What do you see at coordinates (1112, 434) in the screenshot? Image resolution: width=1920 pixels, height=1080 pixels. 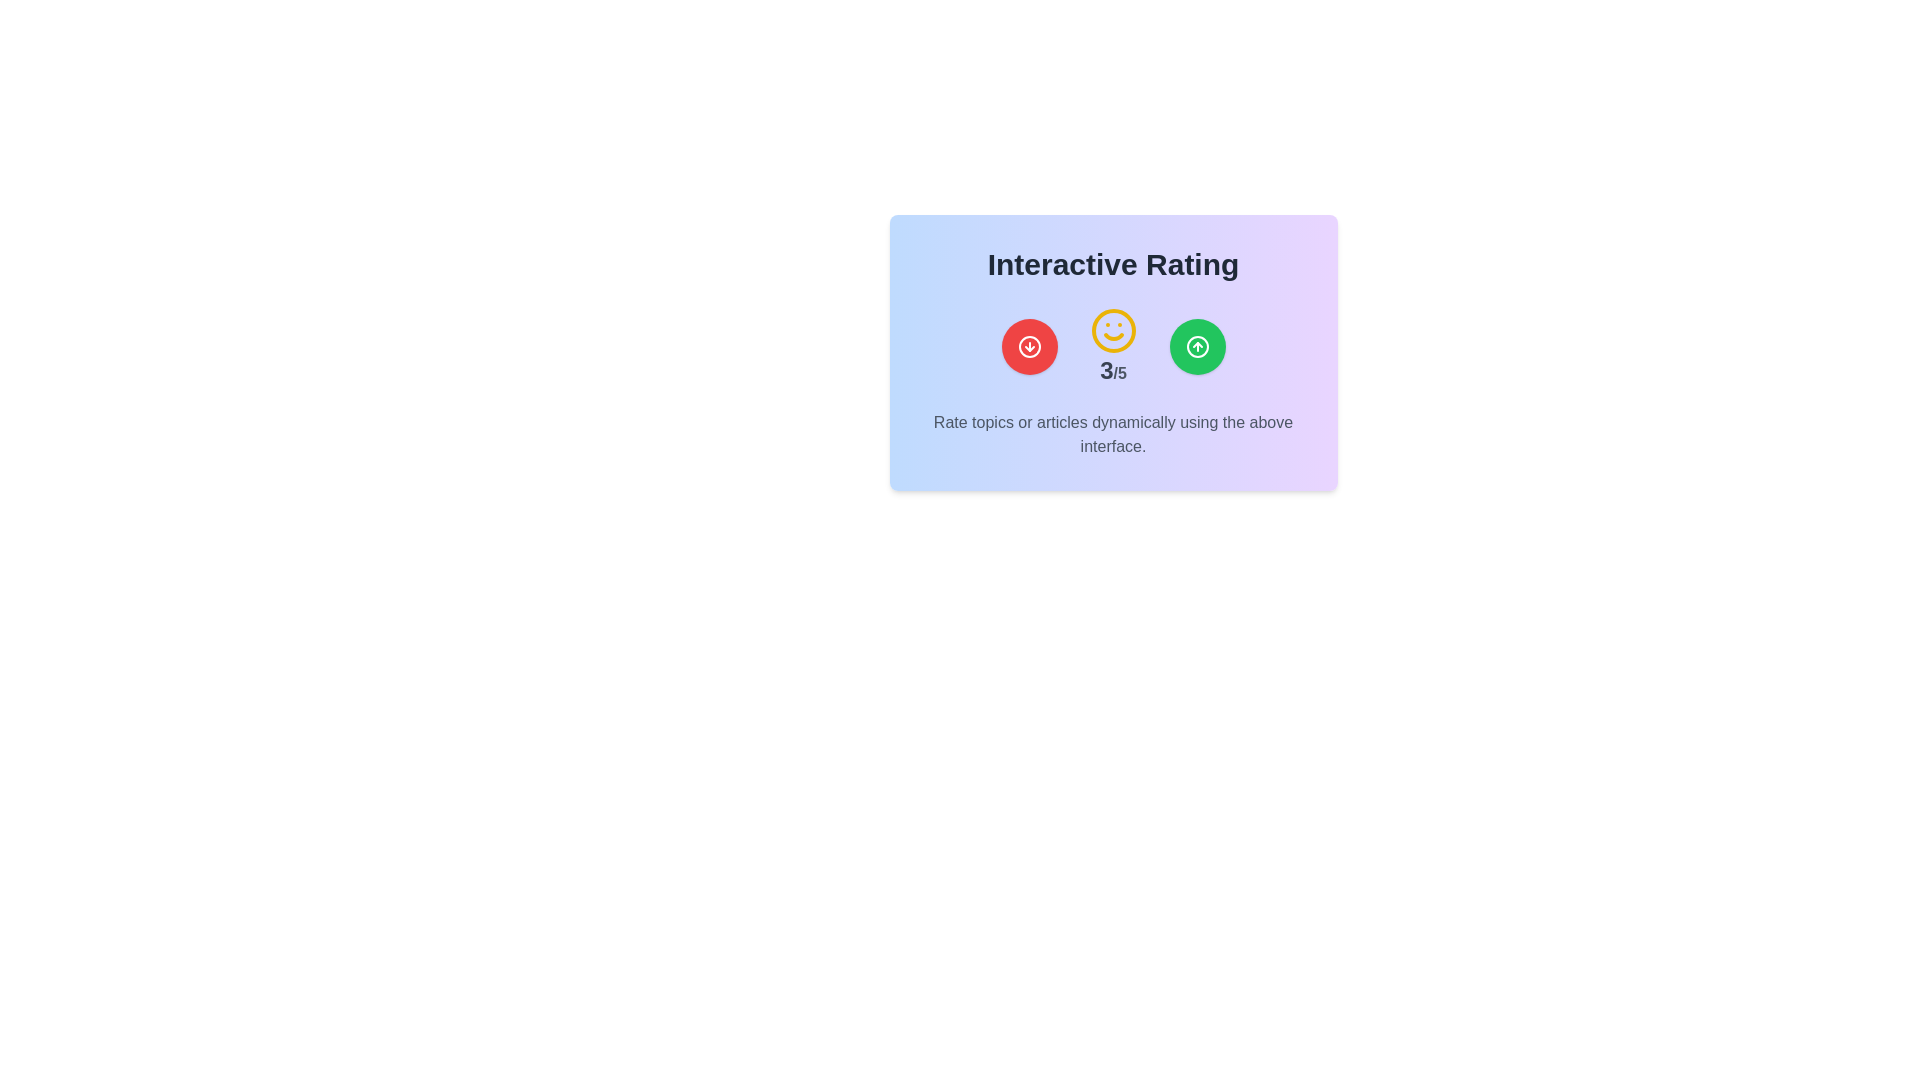 I see `the informational text block that reads 'Rate topics or articles dynamically using the above interface.' which is styled in gray font and located at the bottom of the interactive rating interface` at bounding box center [1112, 434].